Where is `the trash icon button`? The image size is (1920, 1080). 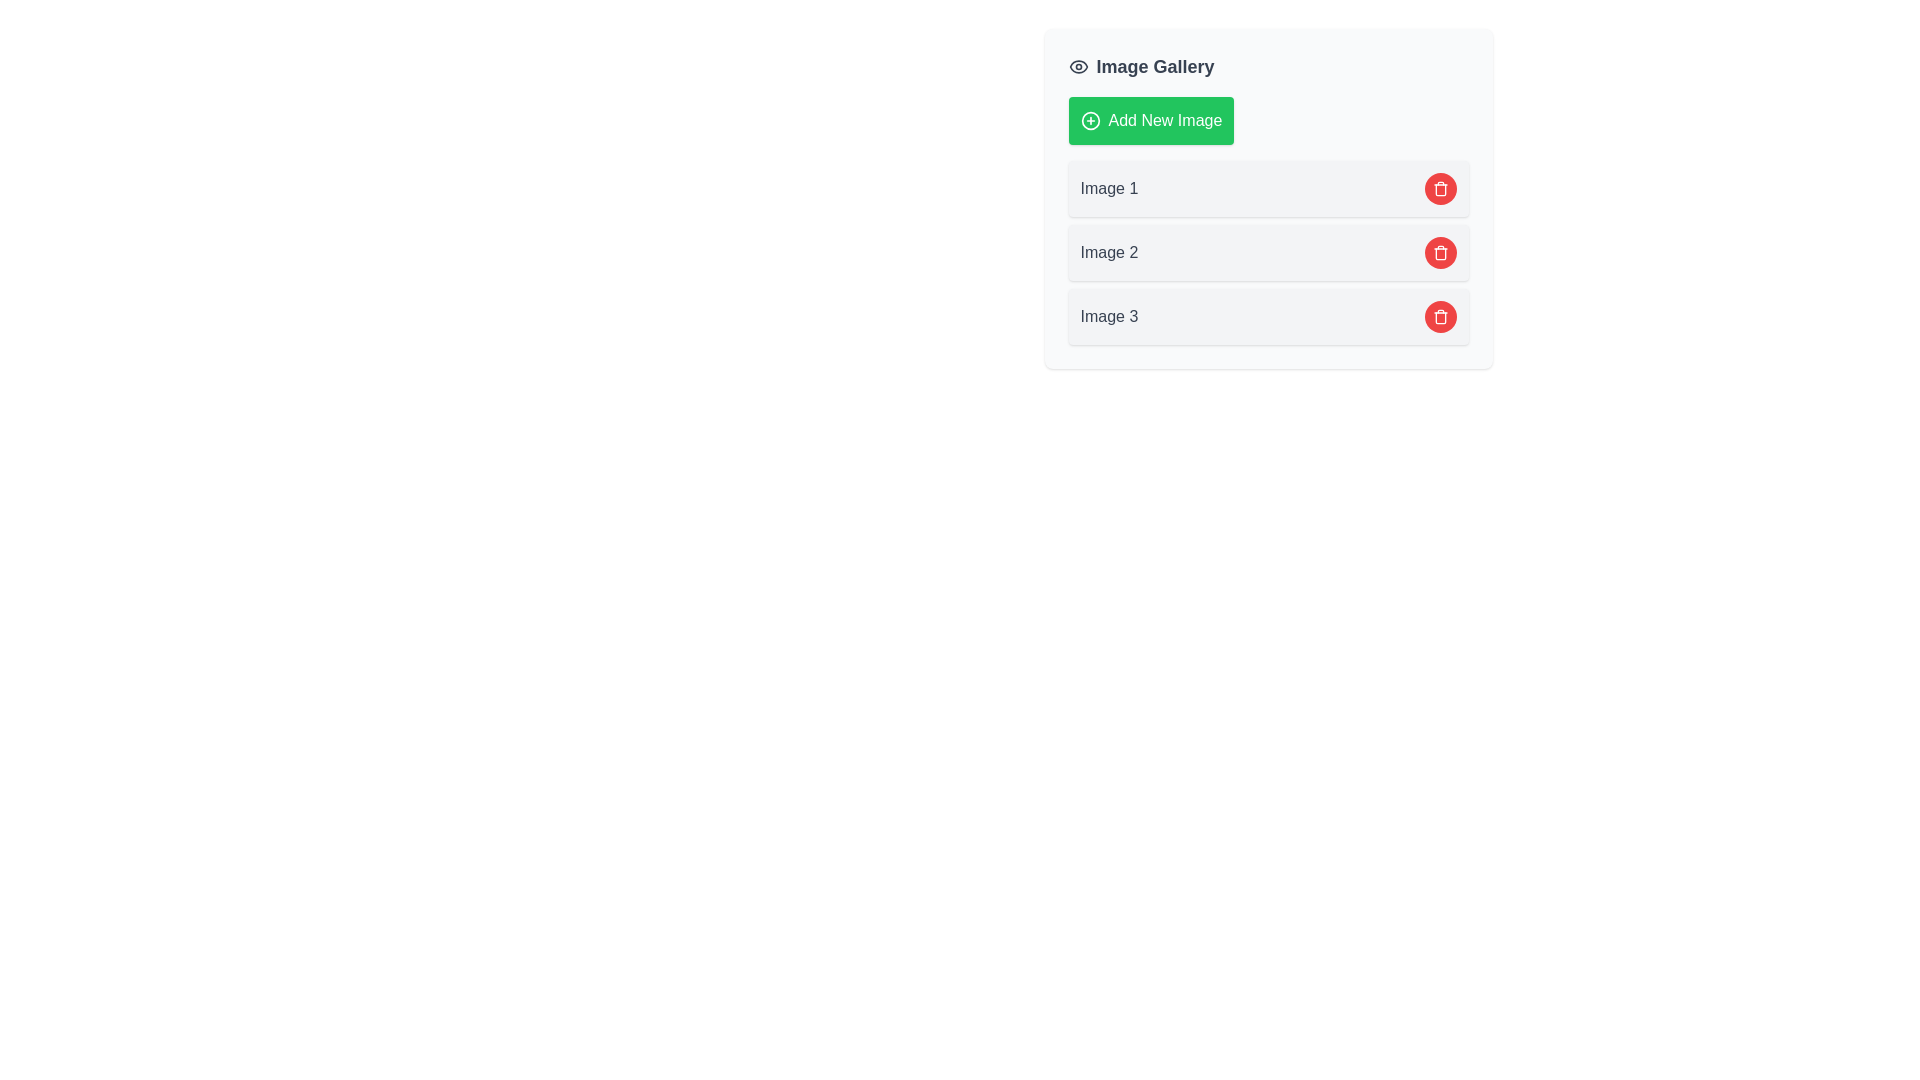
the trash icon button is located at coordinates (1440, 189).